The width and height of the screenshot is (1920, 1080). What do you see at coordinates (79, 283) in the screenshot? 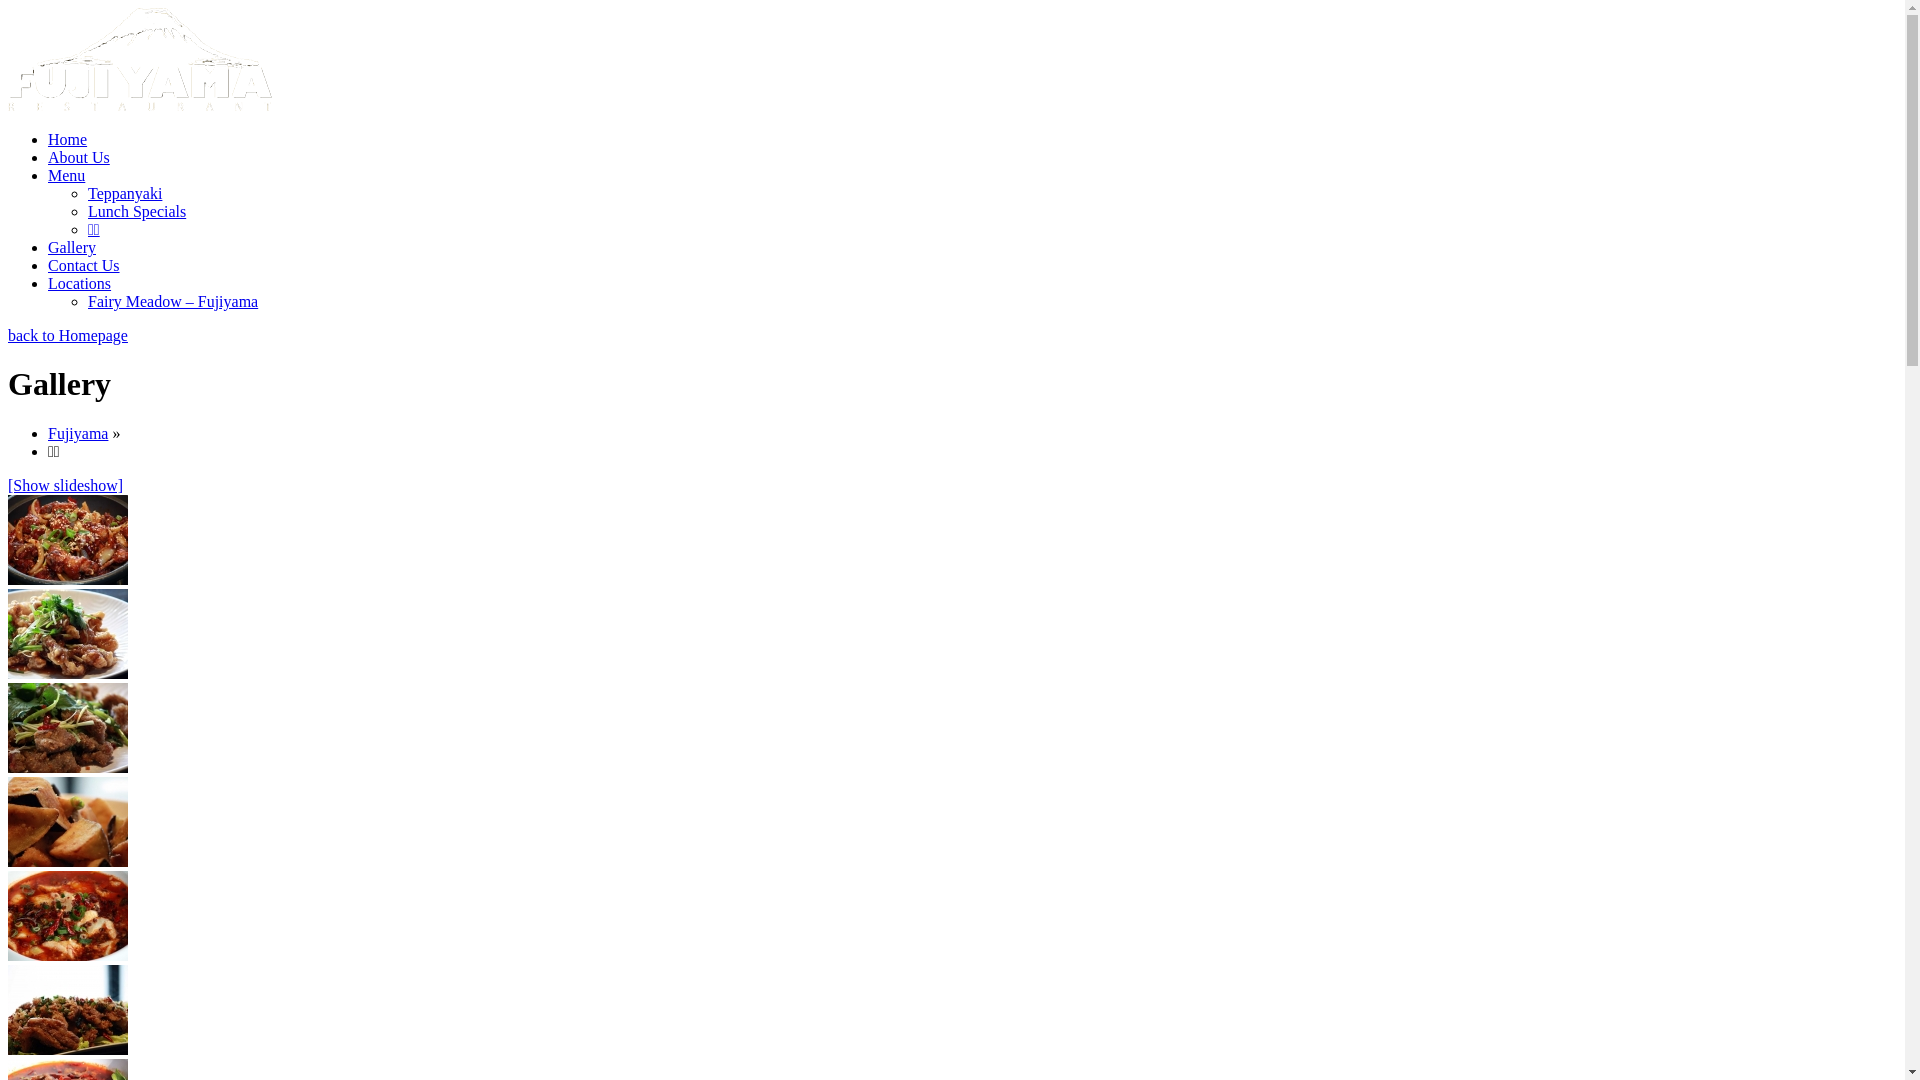
I see `'Locations'` at bounding box center [79, 283].